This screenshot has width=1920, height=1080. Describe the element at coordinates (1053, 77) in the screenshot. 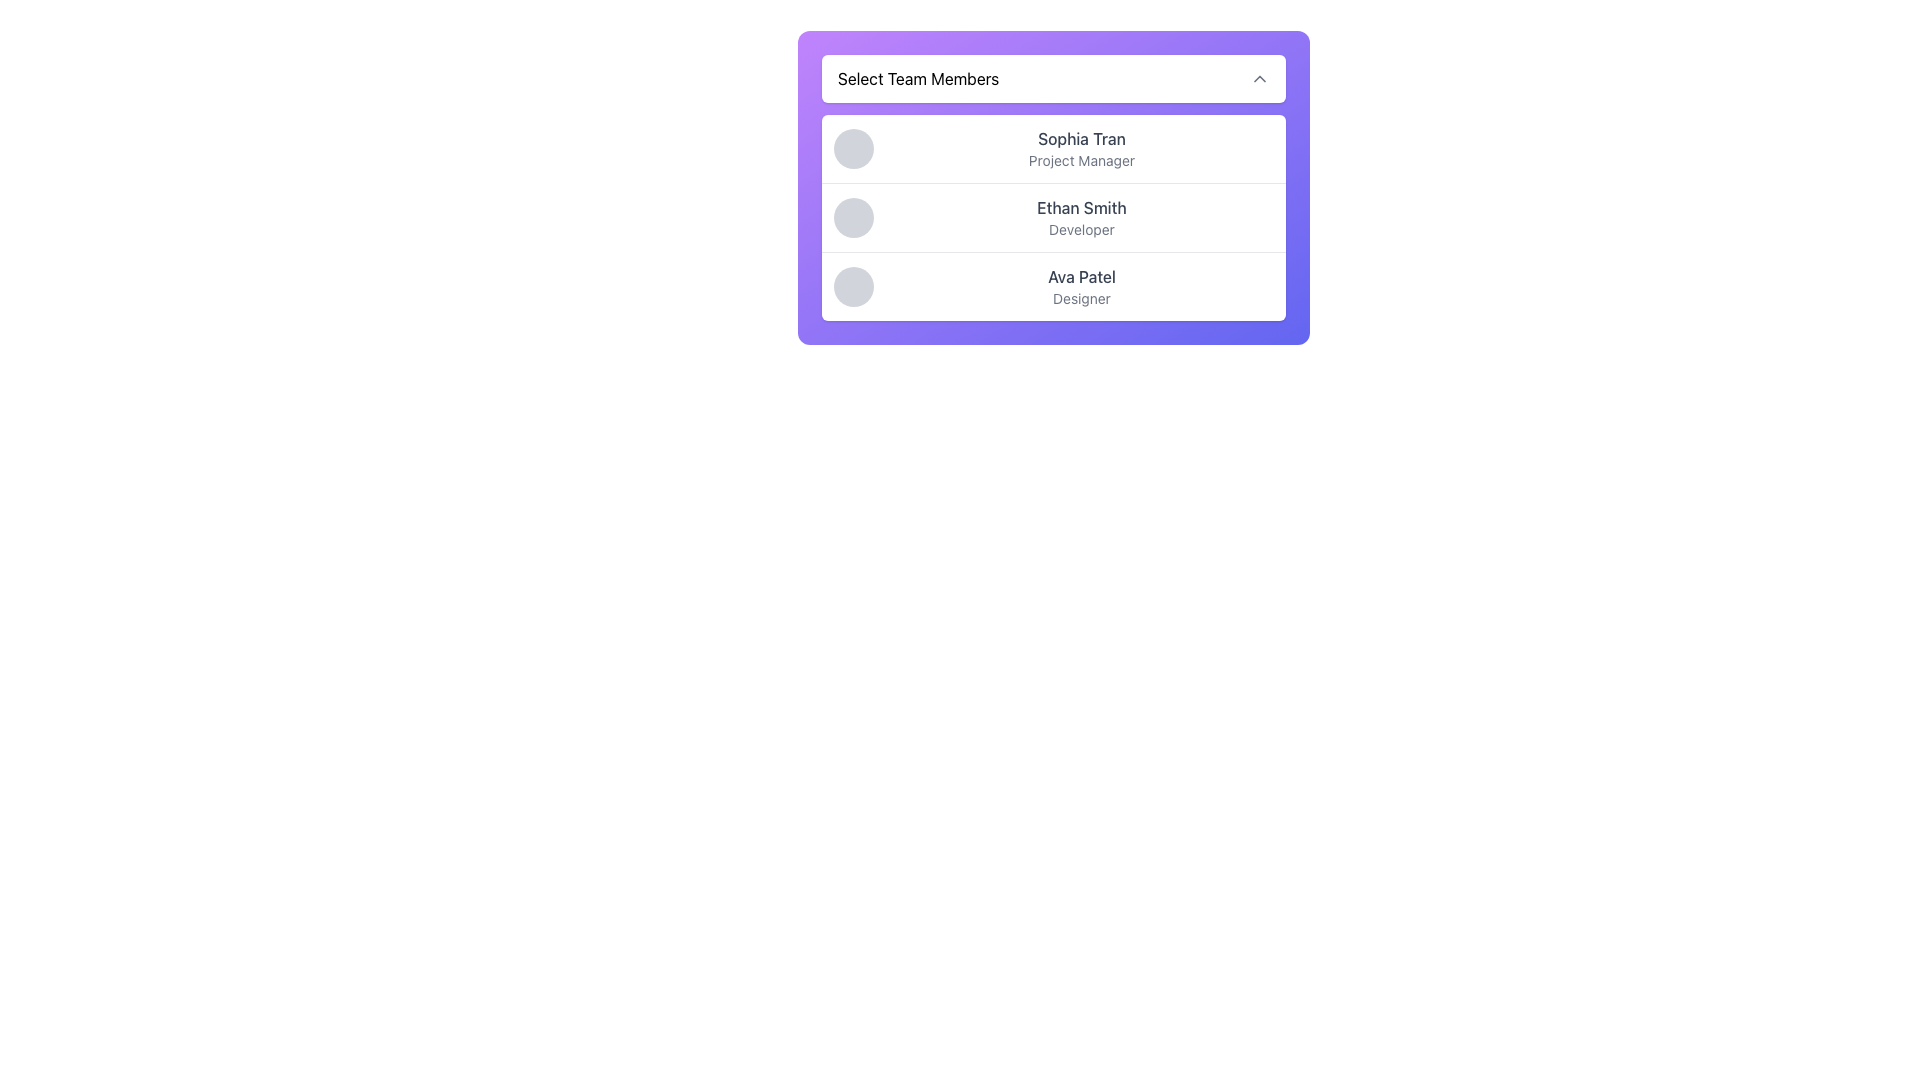

I see `the Dropdown toggle button labeled 'Select Team Members'` at that location.